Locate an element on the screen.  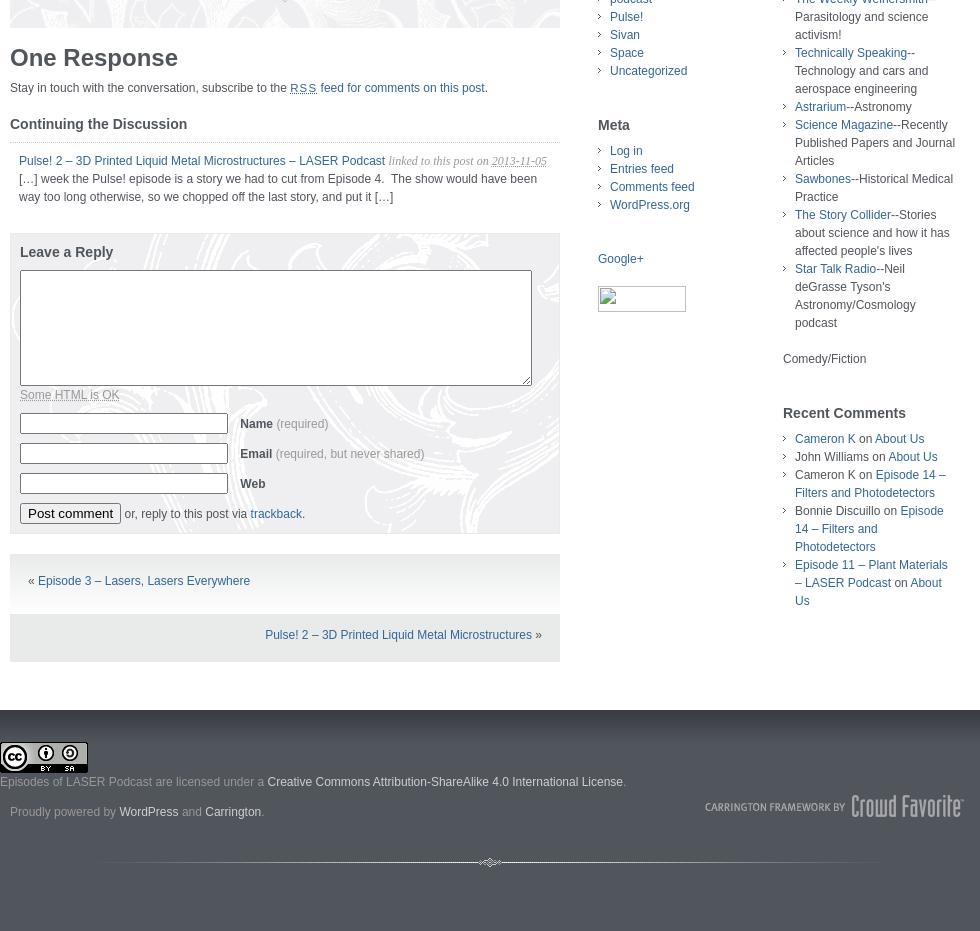
'The Story Collider' is located at coordinates (794, 214).